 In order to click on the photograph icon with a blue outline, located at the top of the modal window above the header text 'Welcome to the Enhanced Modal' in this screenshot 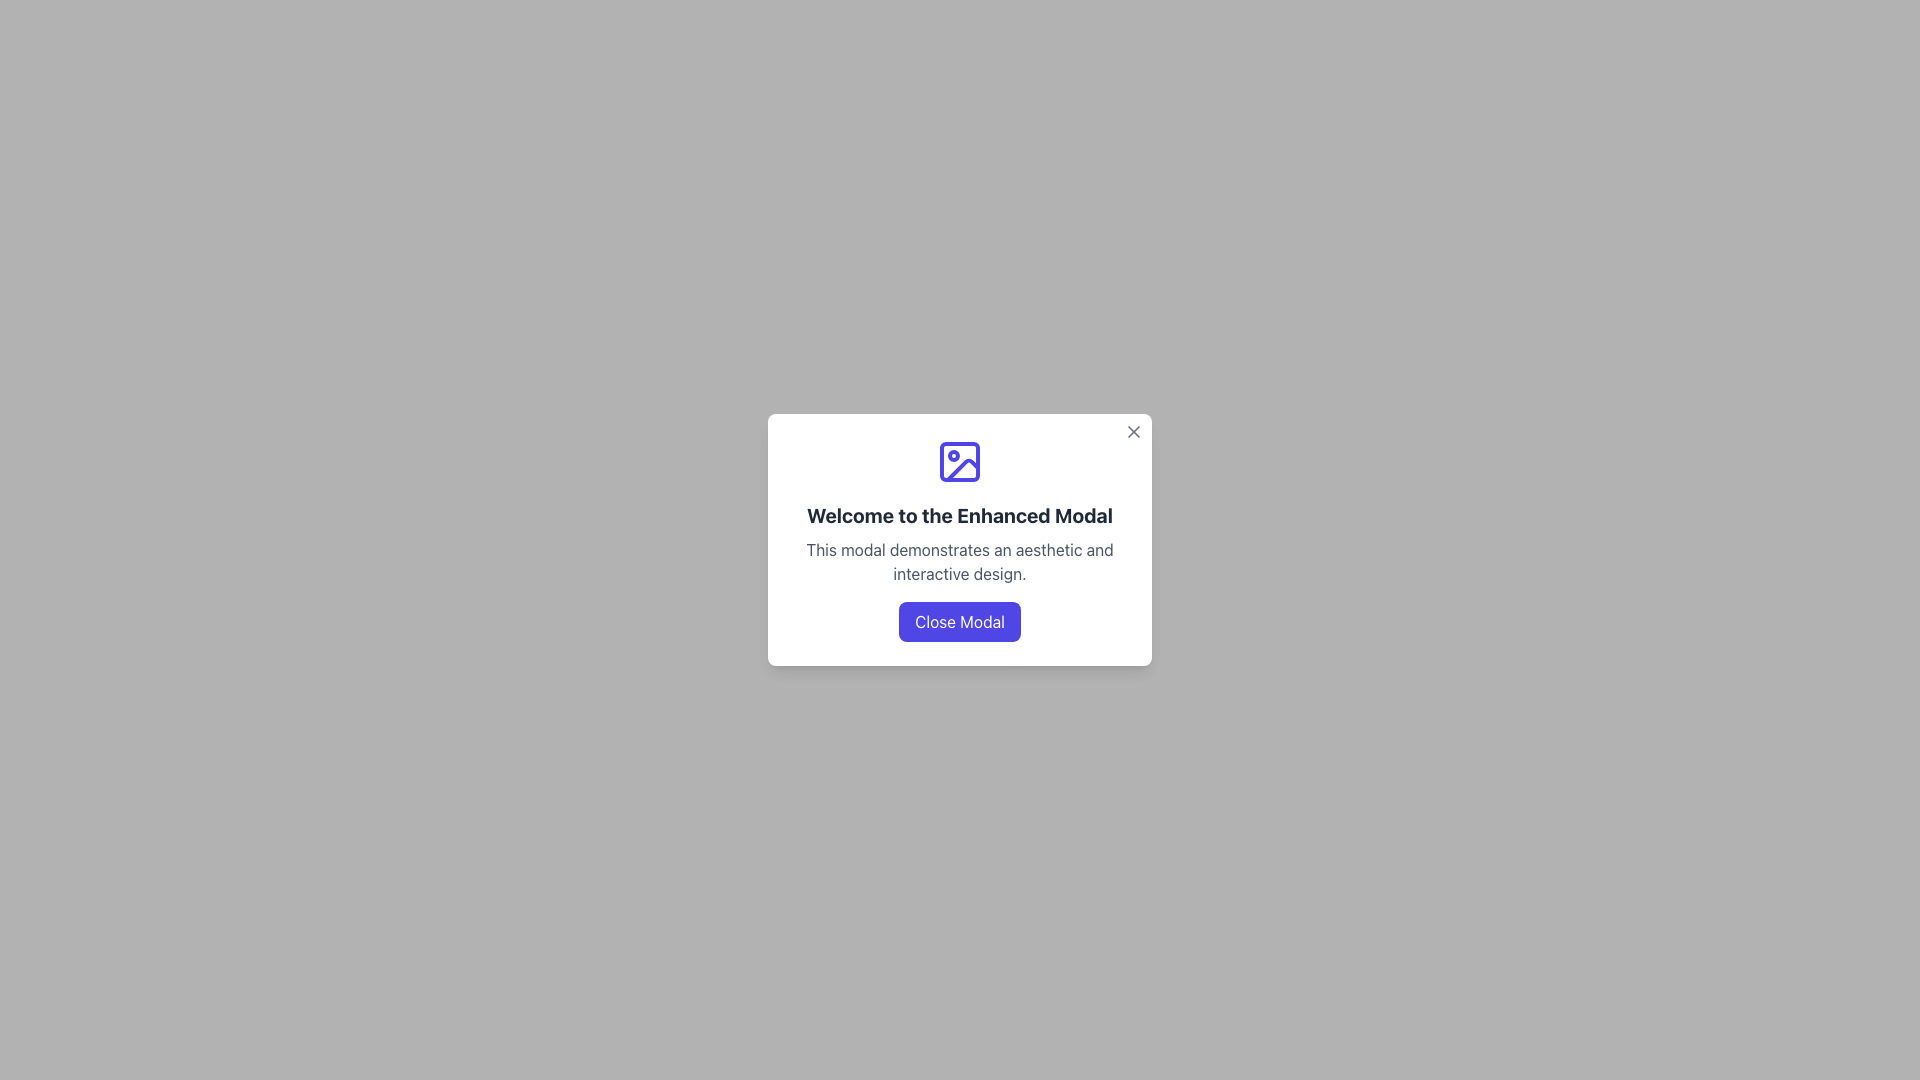, I will do `click(960, 462)`.